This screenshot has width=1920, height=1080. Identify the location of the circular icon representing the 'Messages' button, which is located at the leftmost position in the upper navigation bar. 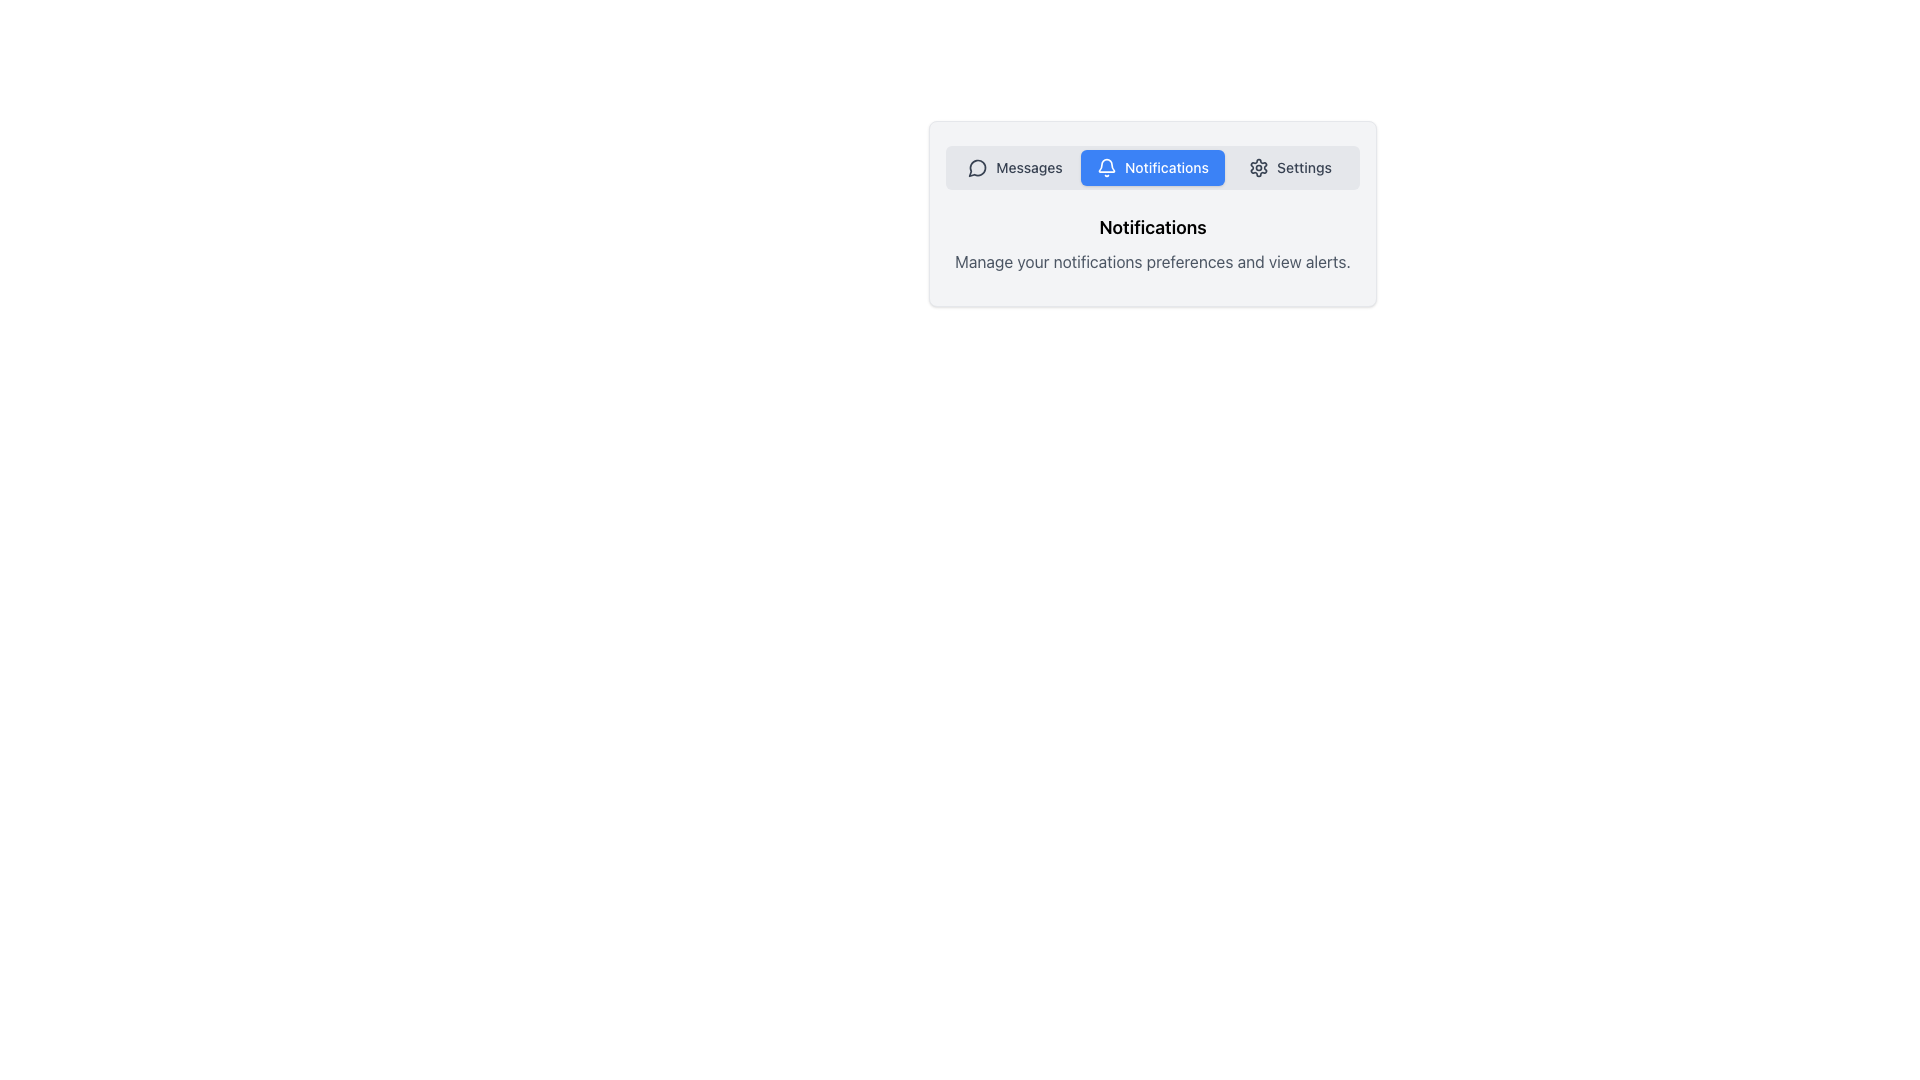
(978, 167).